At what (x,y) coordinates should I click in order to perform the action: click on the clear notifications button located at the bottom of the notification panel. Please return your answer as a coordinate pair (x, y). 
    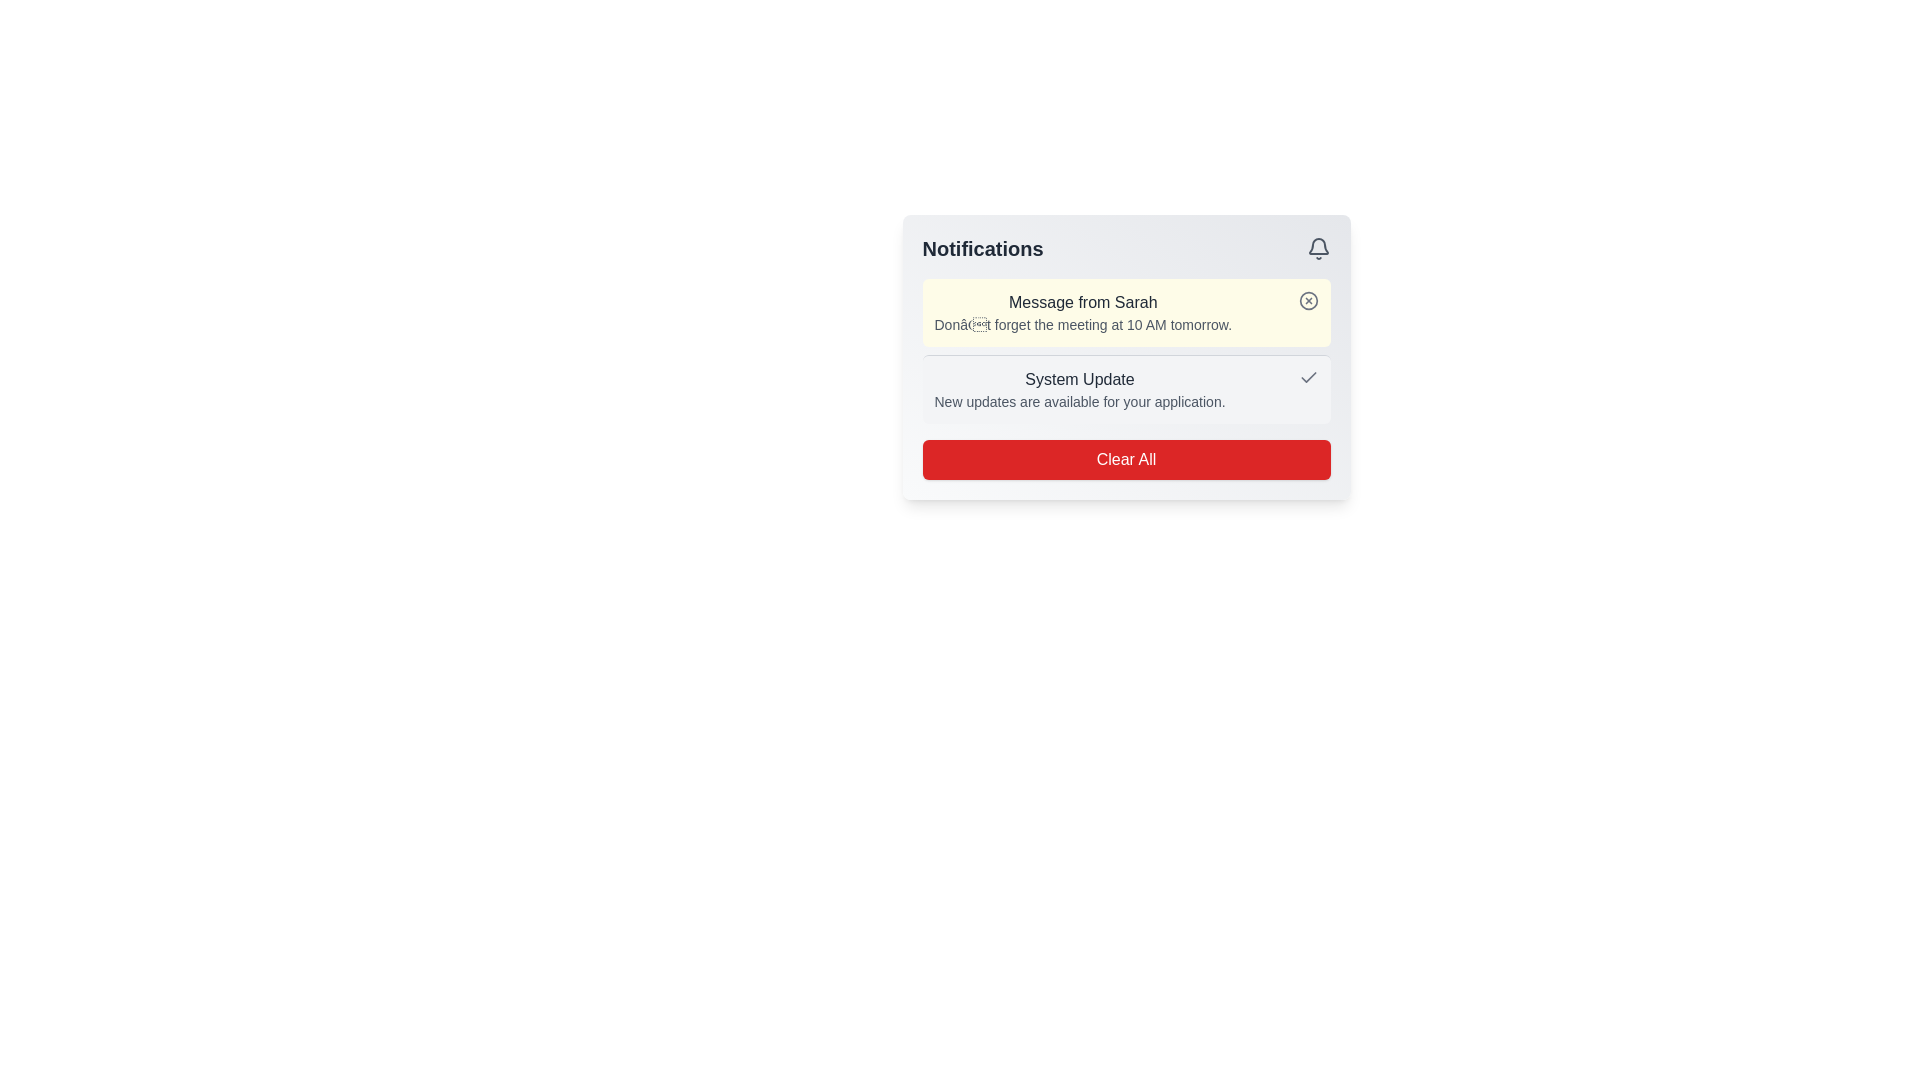
    Looking at the image, I should click on (1126, 459).